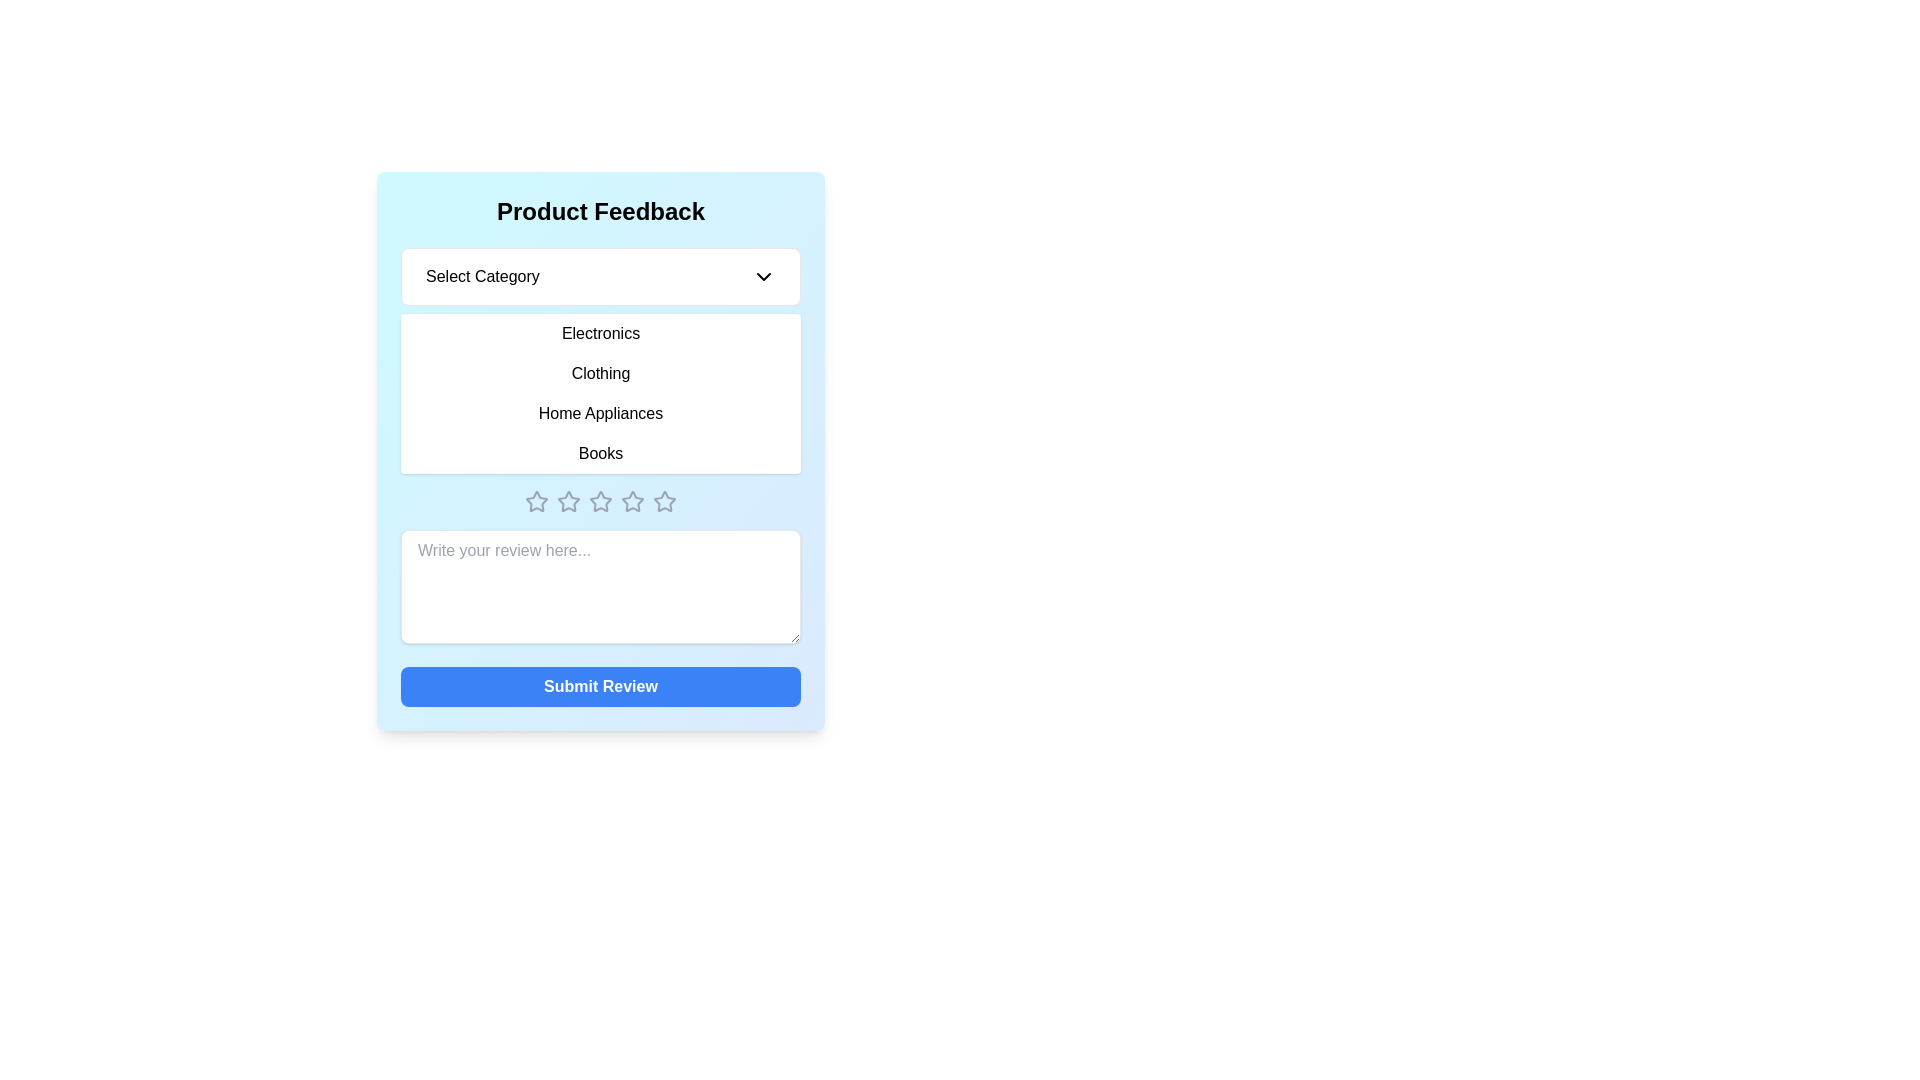  I want to click on the third star-shaped SVG icon in the rating control, so click(599, 500).